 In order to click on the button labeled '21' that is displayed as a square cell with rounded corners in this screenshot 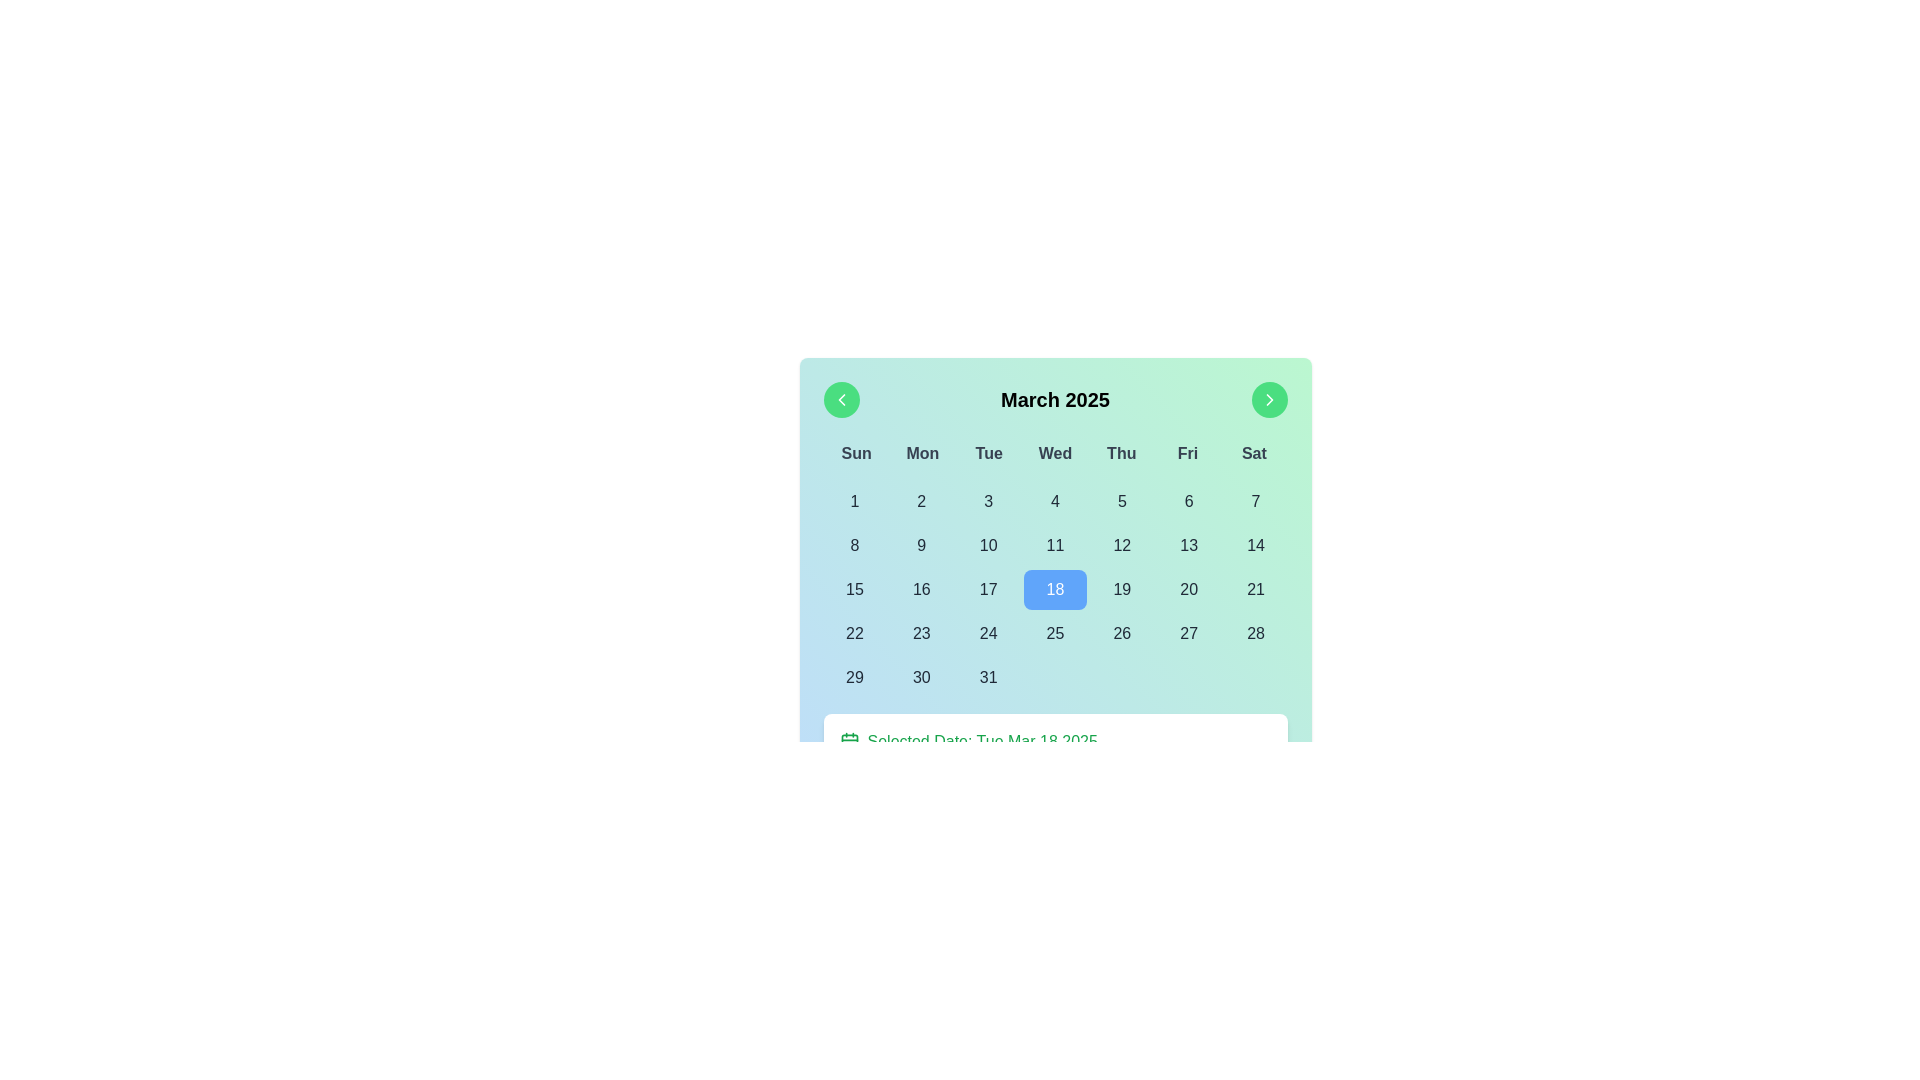, I will do `click(1255, 589)`.